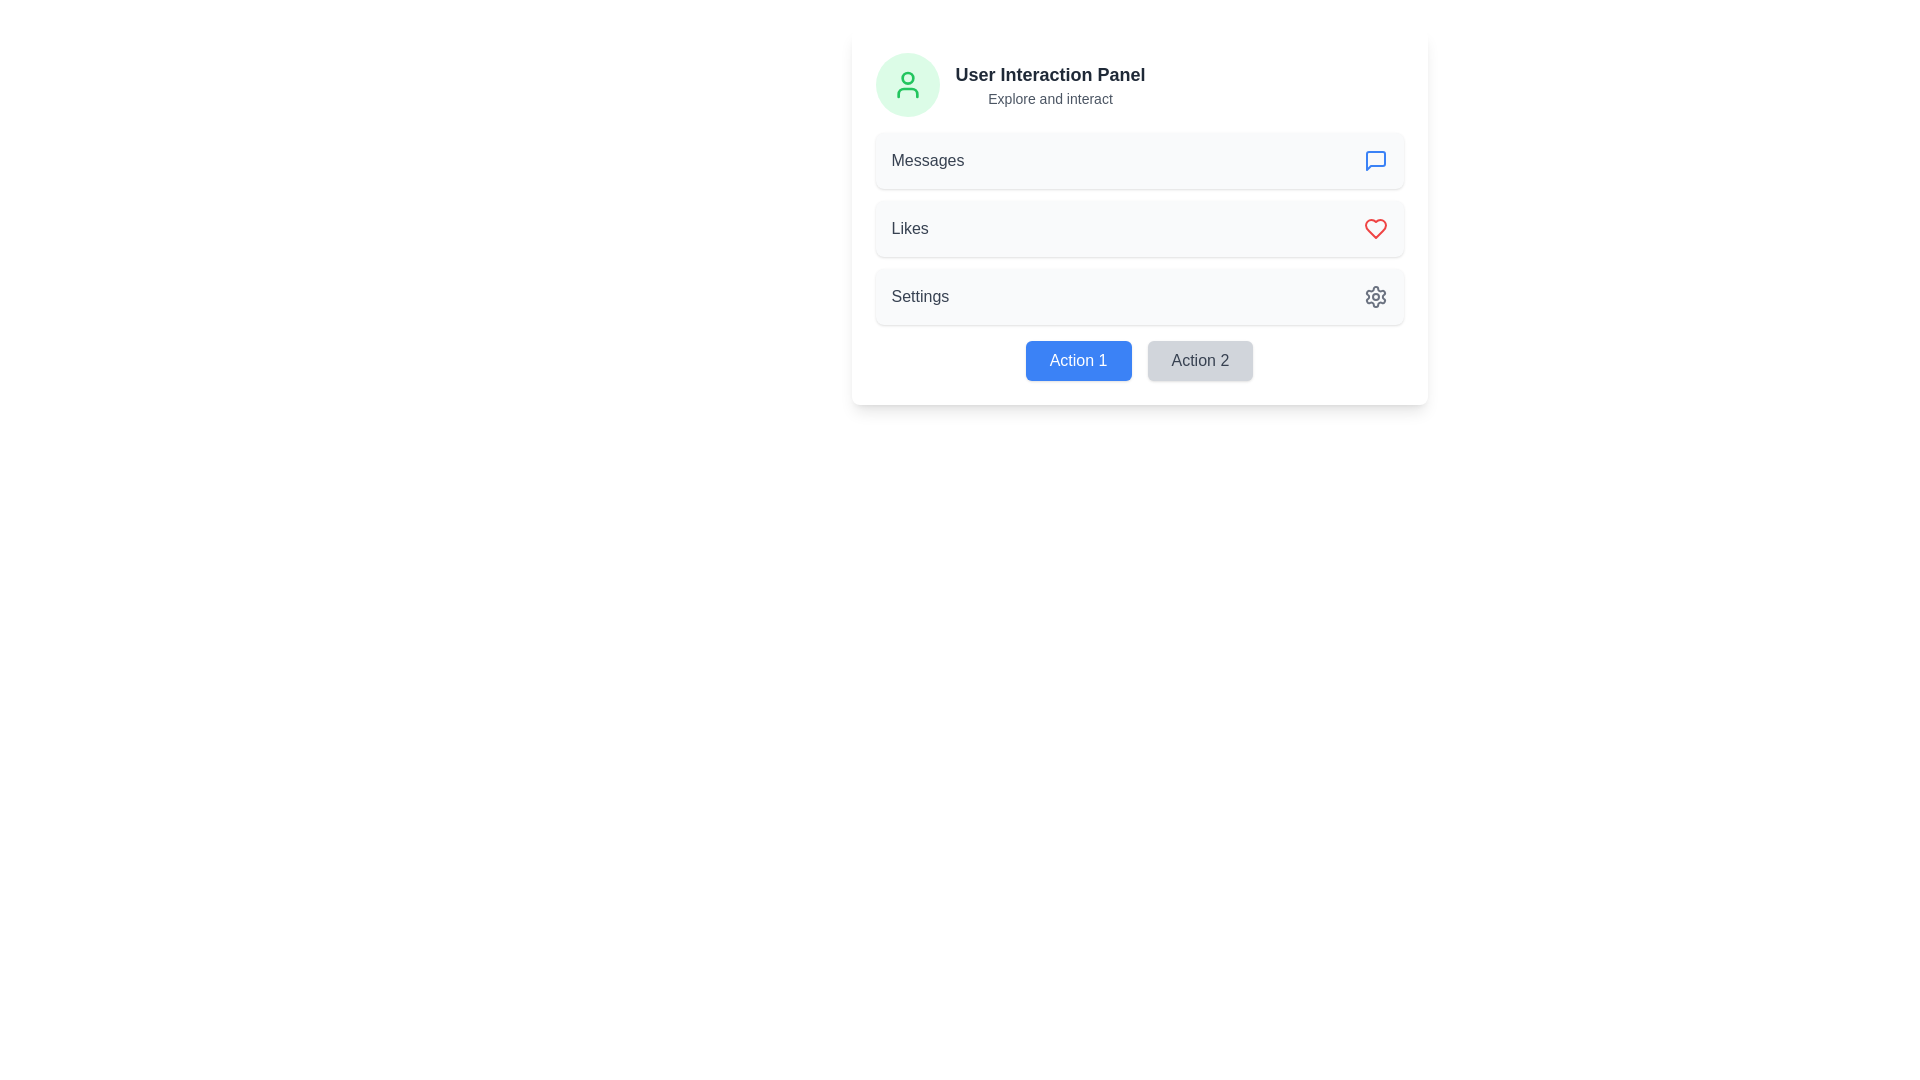 The height and width of the screenshot is (1080, 1920). I want to click on the 'Messages' text label, which is displayed in medium gray font and is part of a user interface panel, positioned above the 'Likes' and 'Settings' options, so click(926, 160).